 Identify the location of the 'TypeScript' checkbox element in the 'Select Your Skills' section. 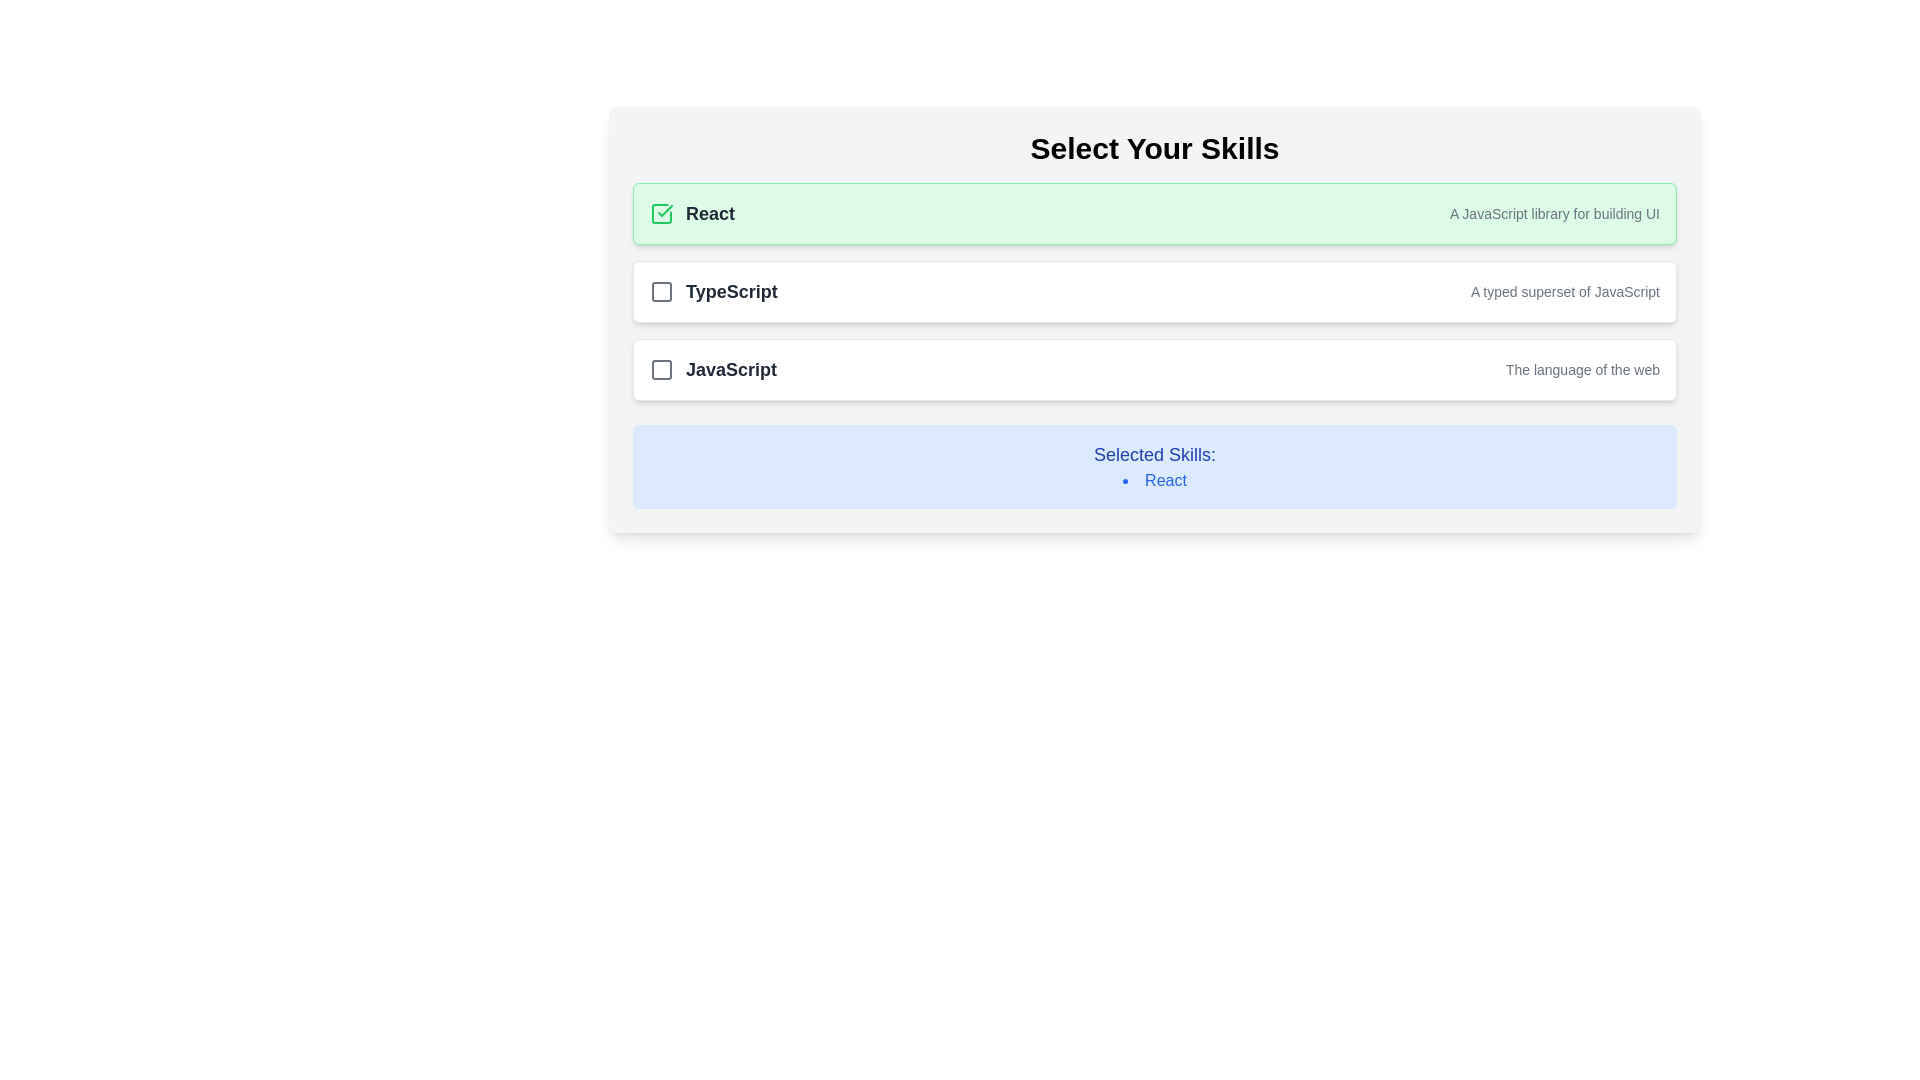
(1155, 292).